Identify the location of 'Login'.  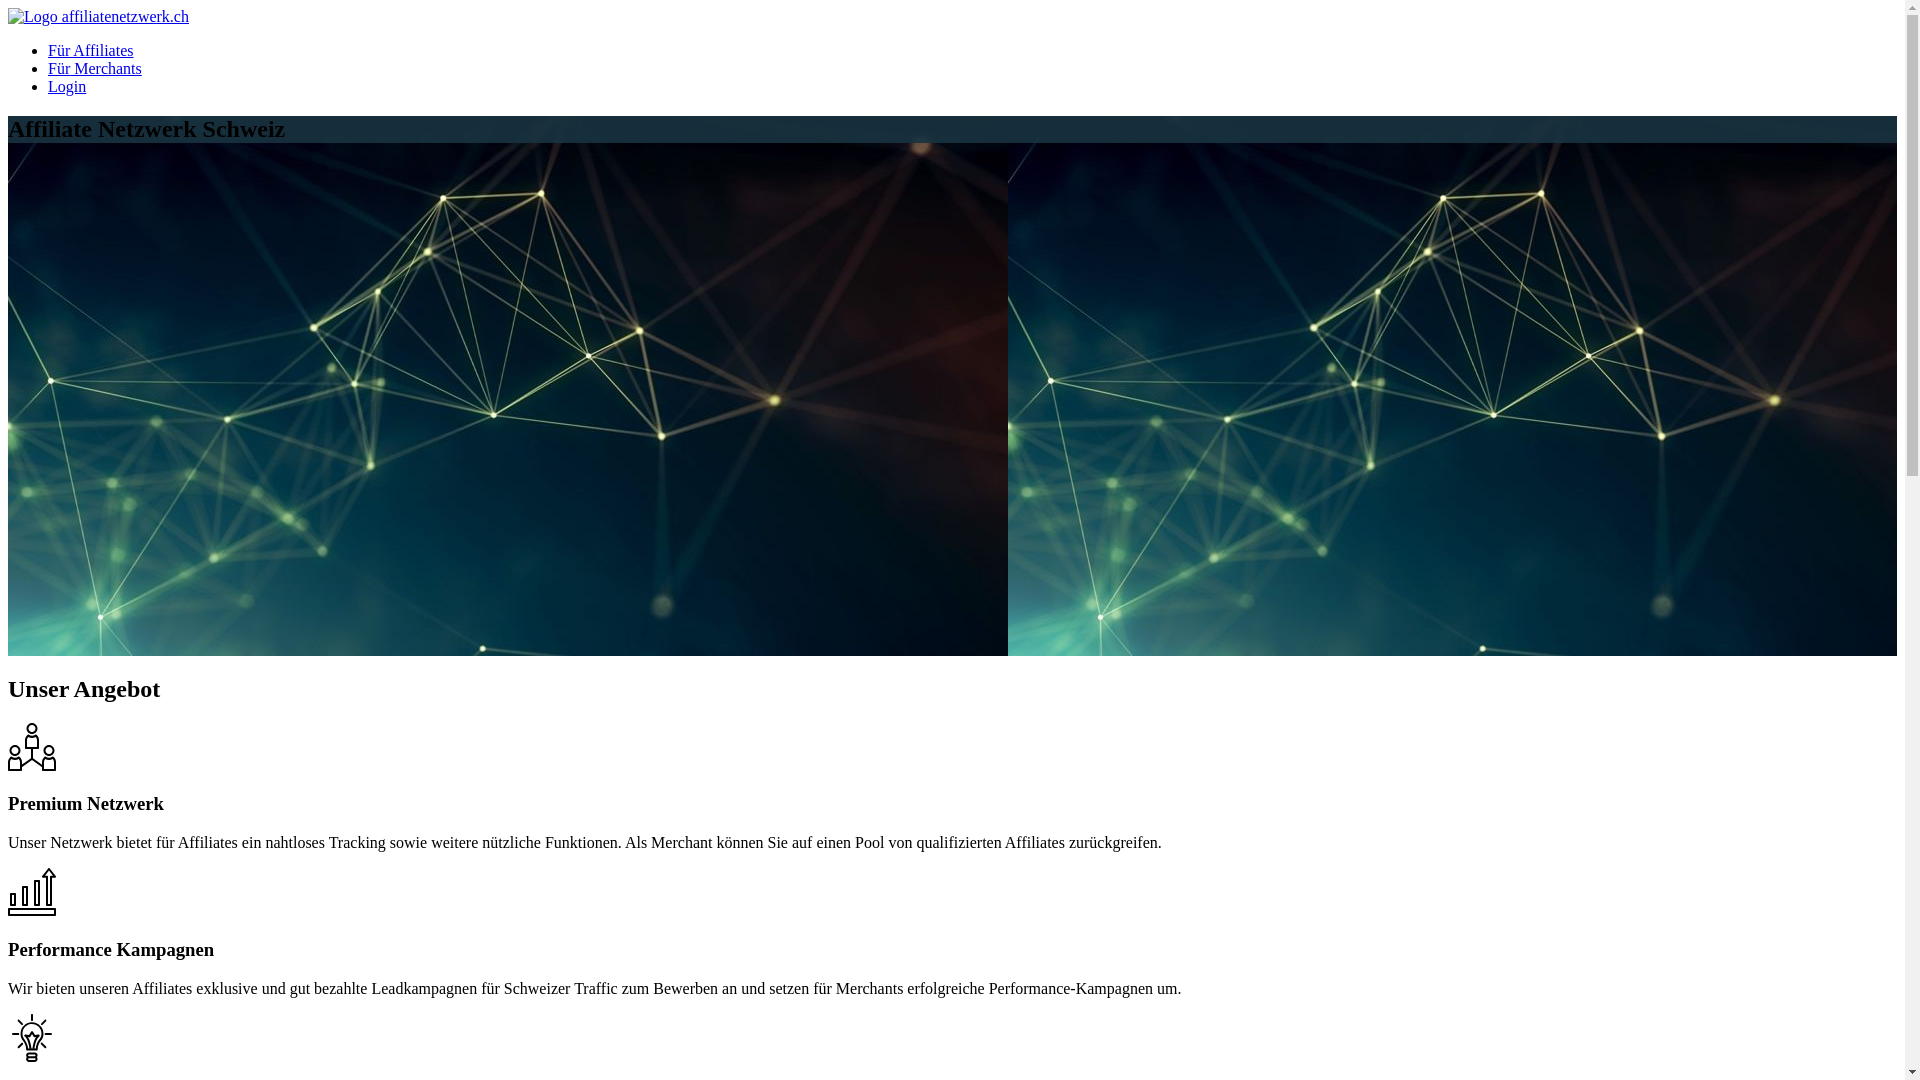
(67, 85).